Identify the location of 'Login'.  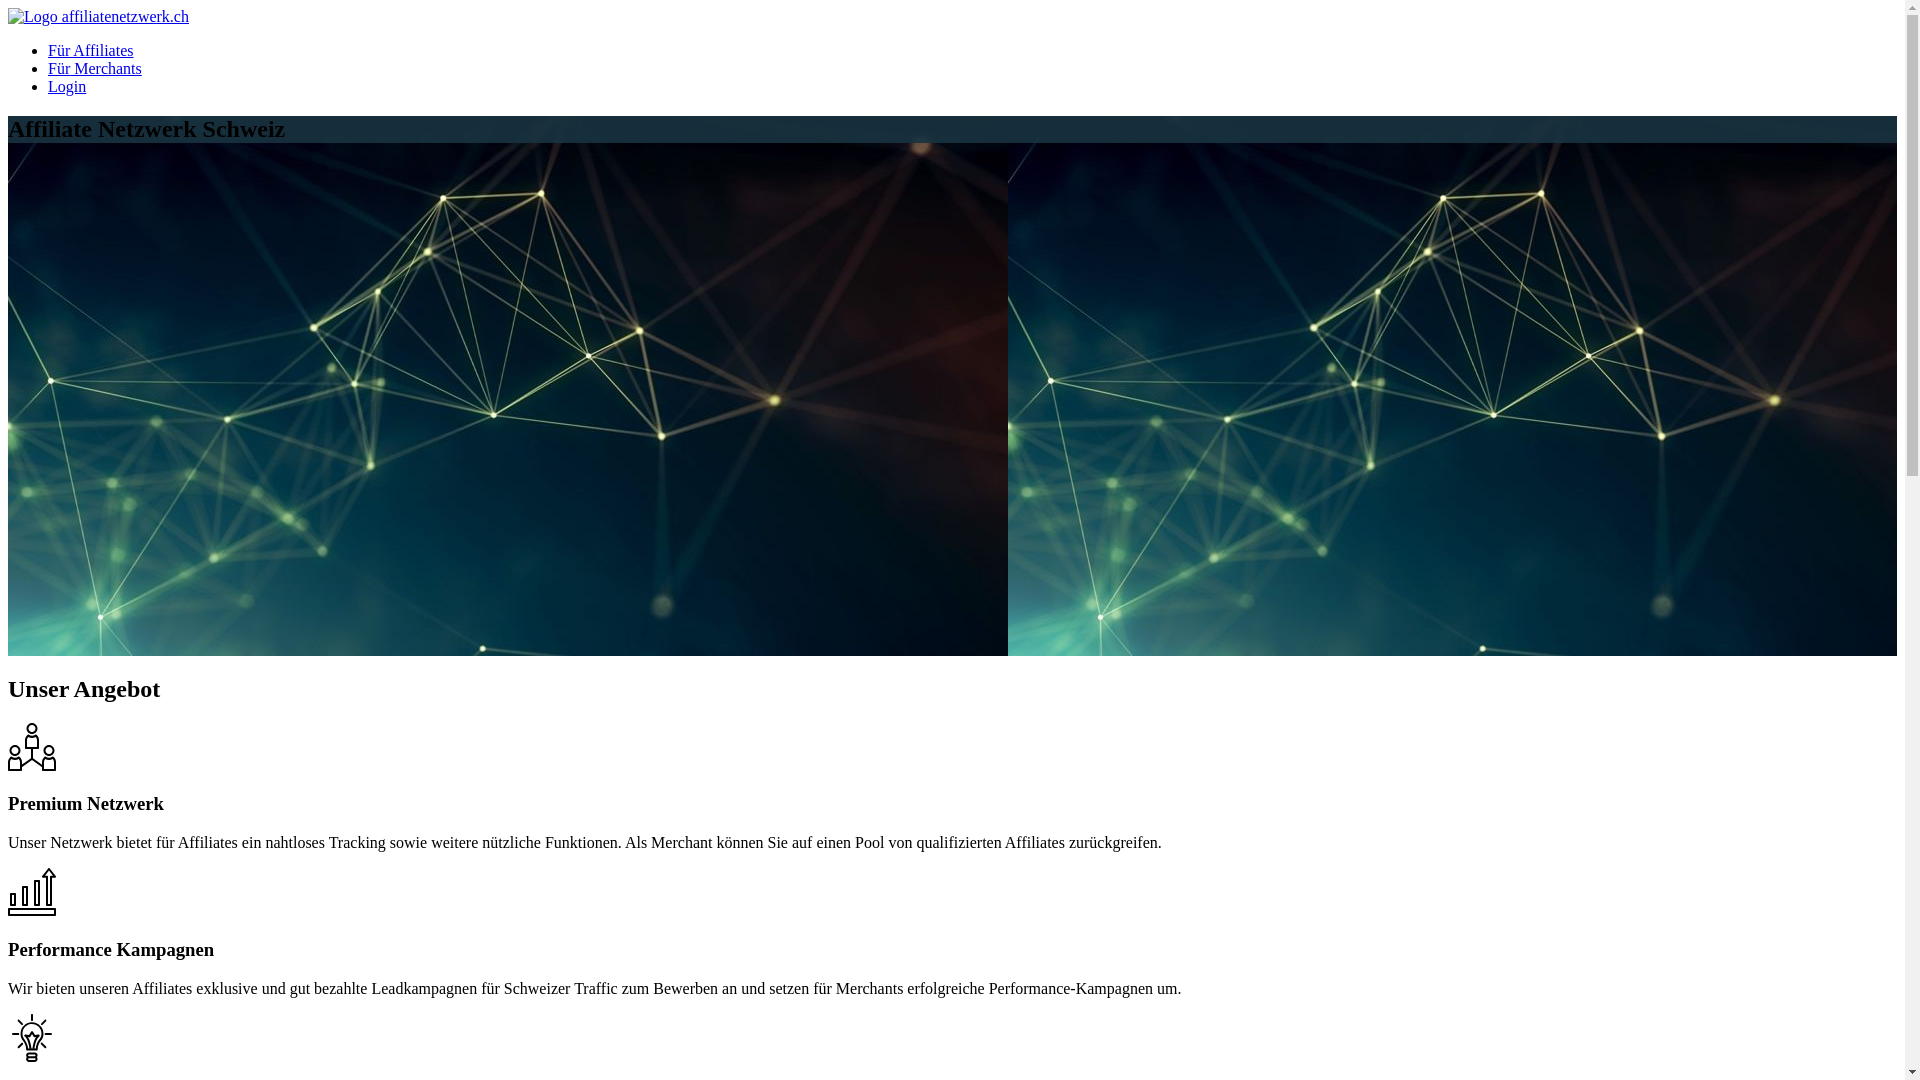
(67, 85).